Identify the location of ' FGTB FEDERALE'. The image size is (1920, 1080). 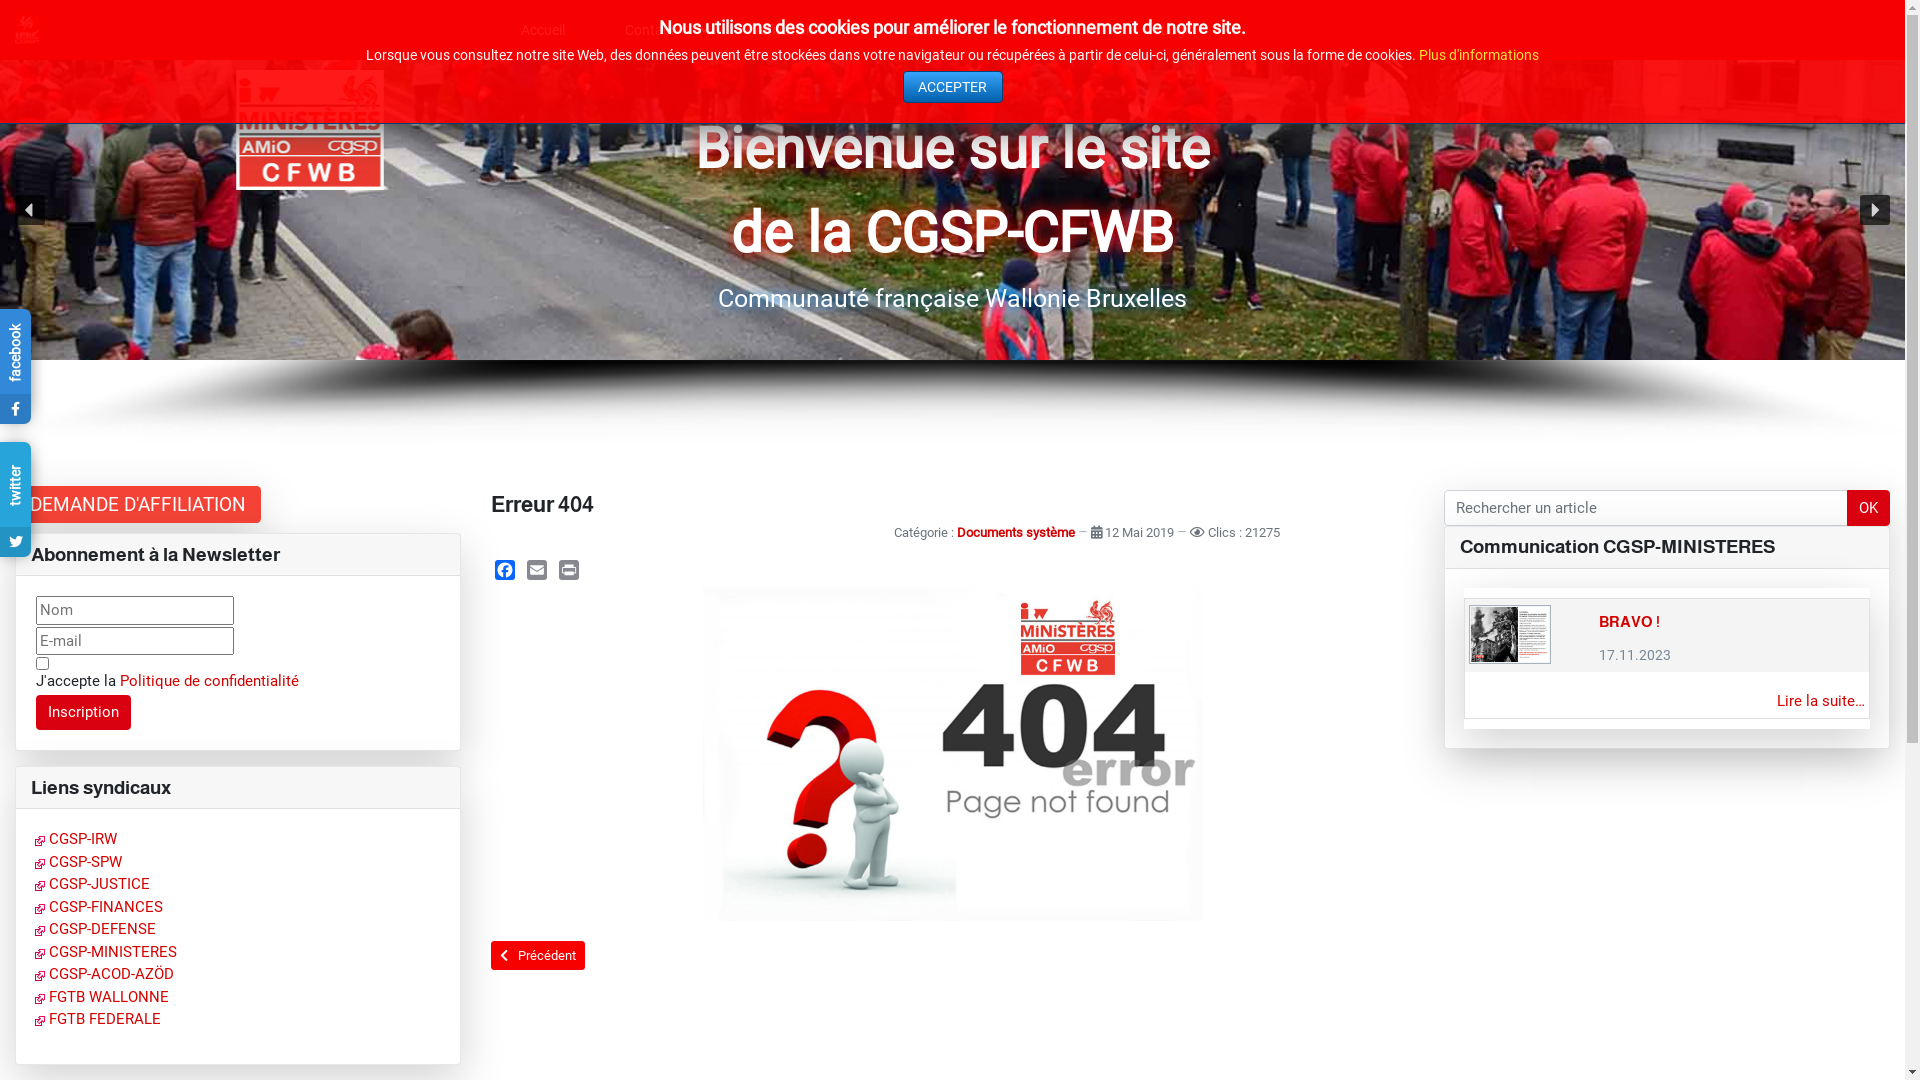
(34, 1018).